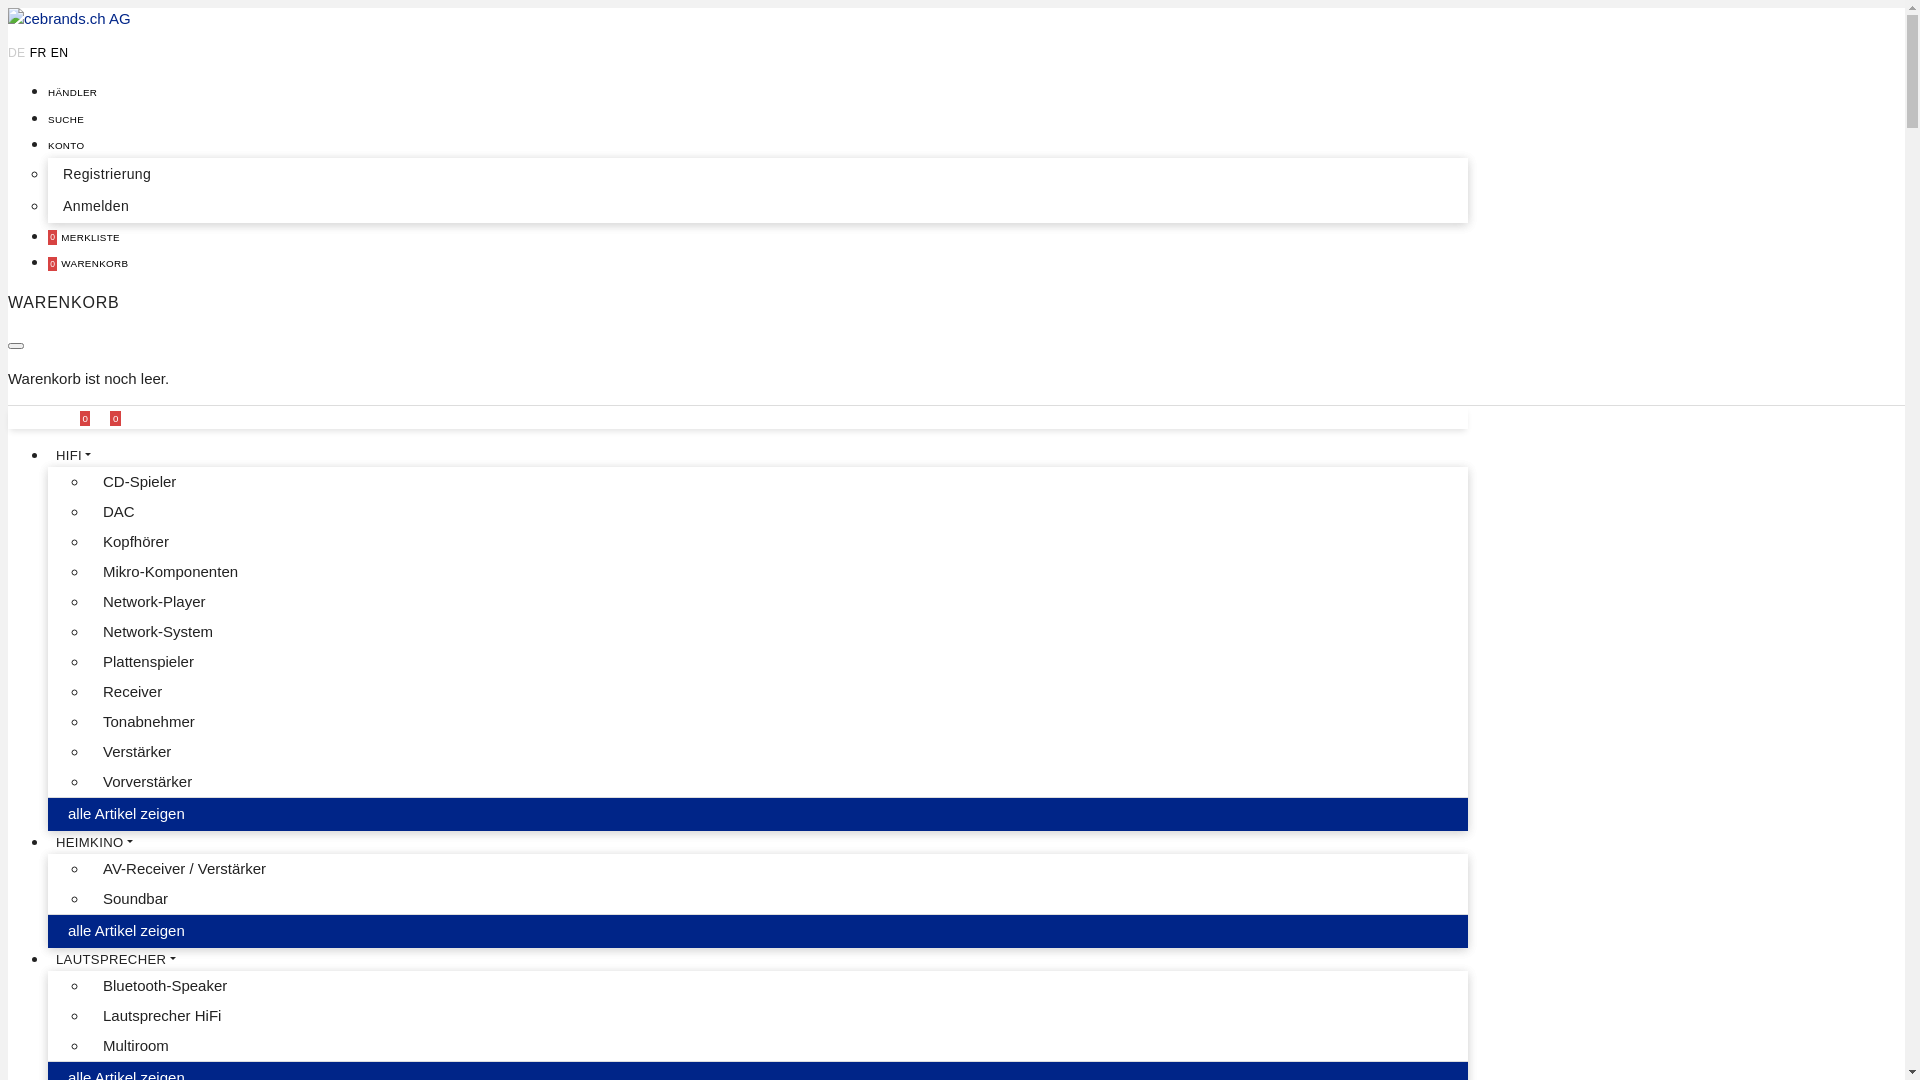 The width and height of the screenshot is (1920, 1080). Describe the element at coordinates (17, 52) in the screenshot. I see `'DE'` at that location.